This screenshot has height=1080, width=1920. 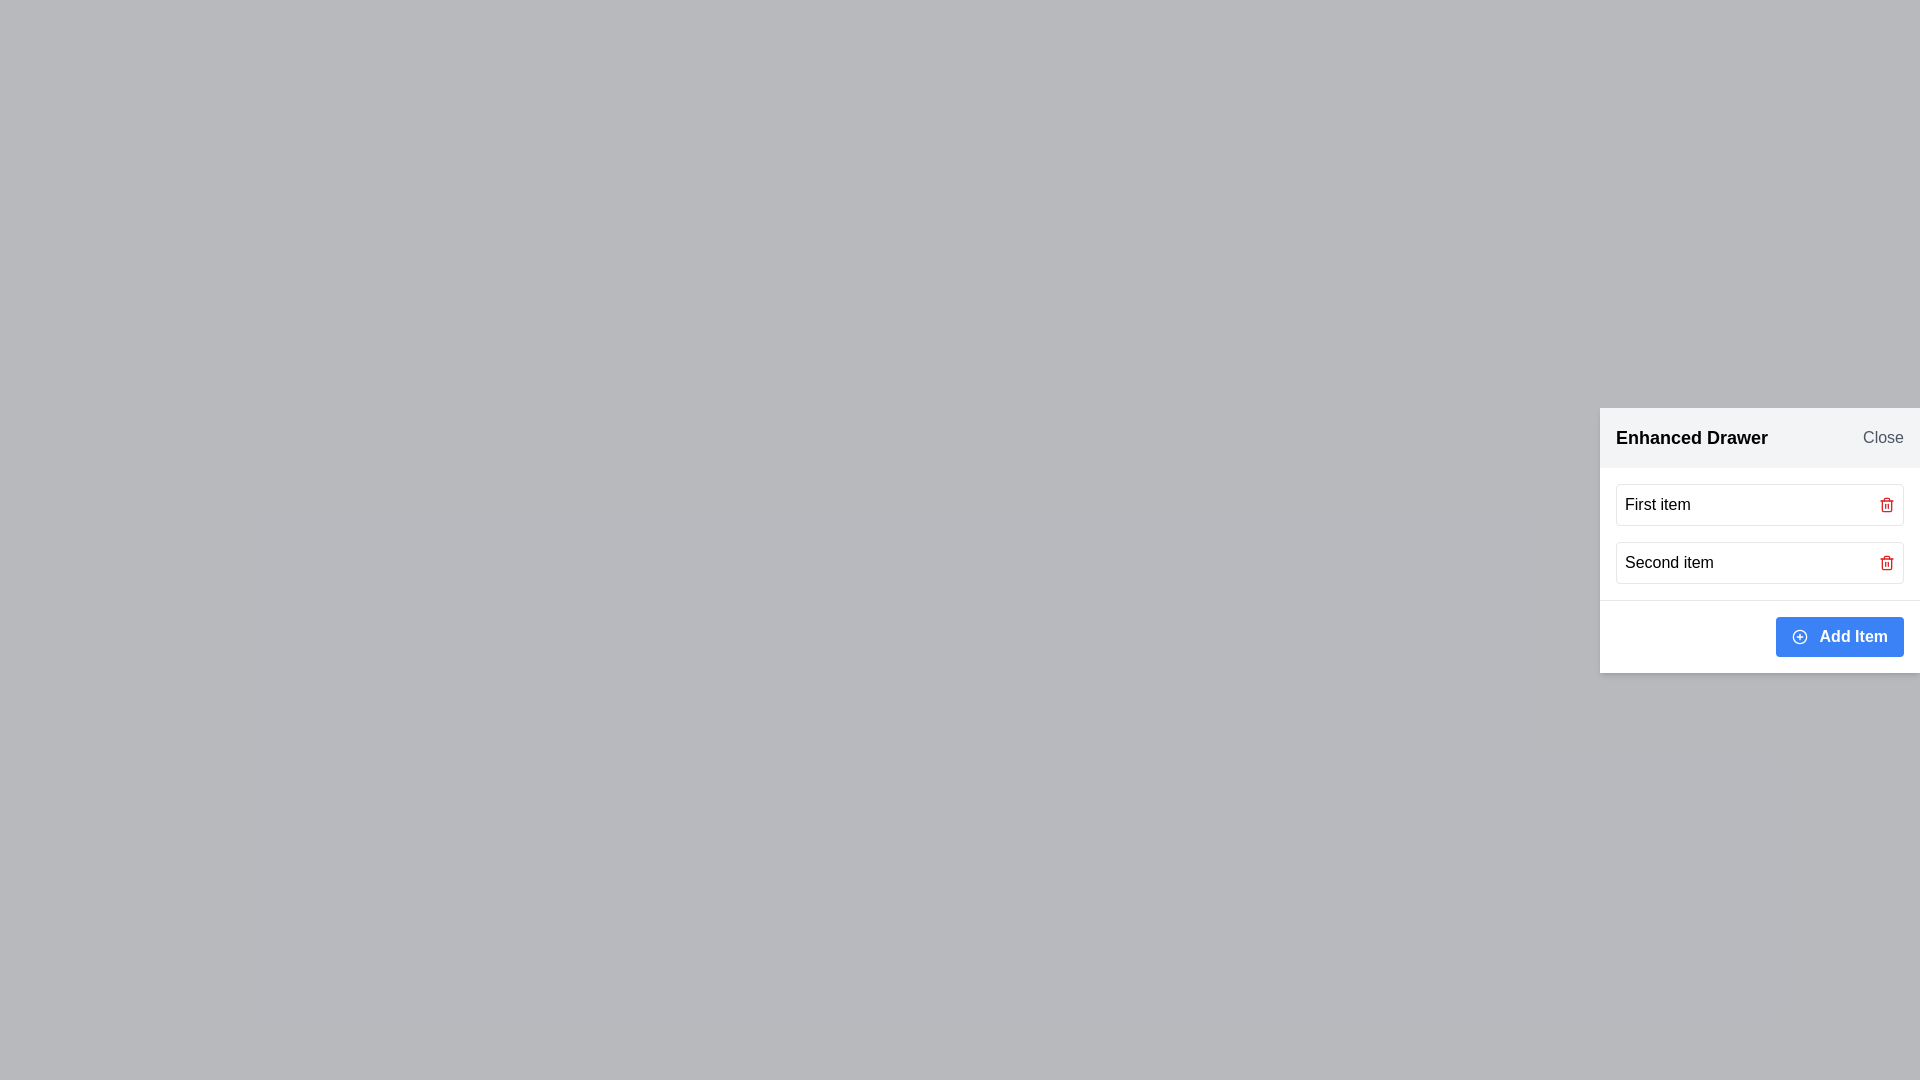 I want to click on the red trashcan icon delete button for the 'Second item' entry, so click(x=1885, y=562).